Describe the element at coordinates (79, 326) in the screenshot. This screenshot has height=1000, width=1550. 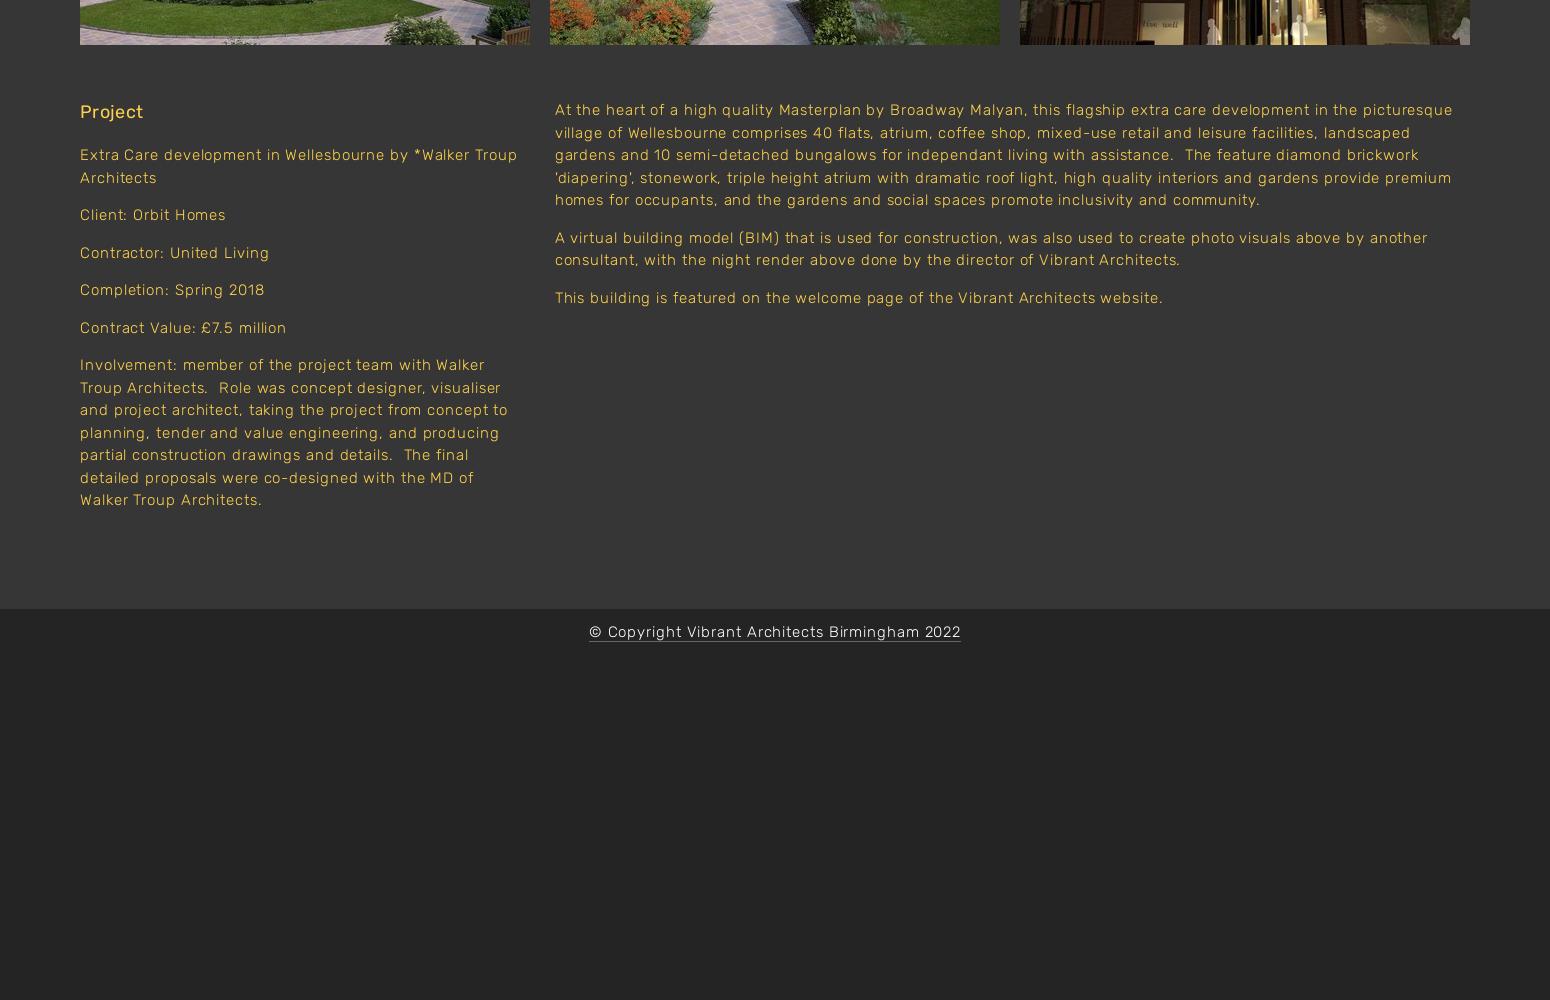
I see `'Contract Value: £7.5 million'` at that location.